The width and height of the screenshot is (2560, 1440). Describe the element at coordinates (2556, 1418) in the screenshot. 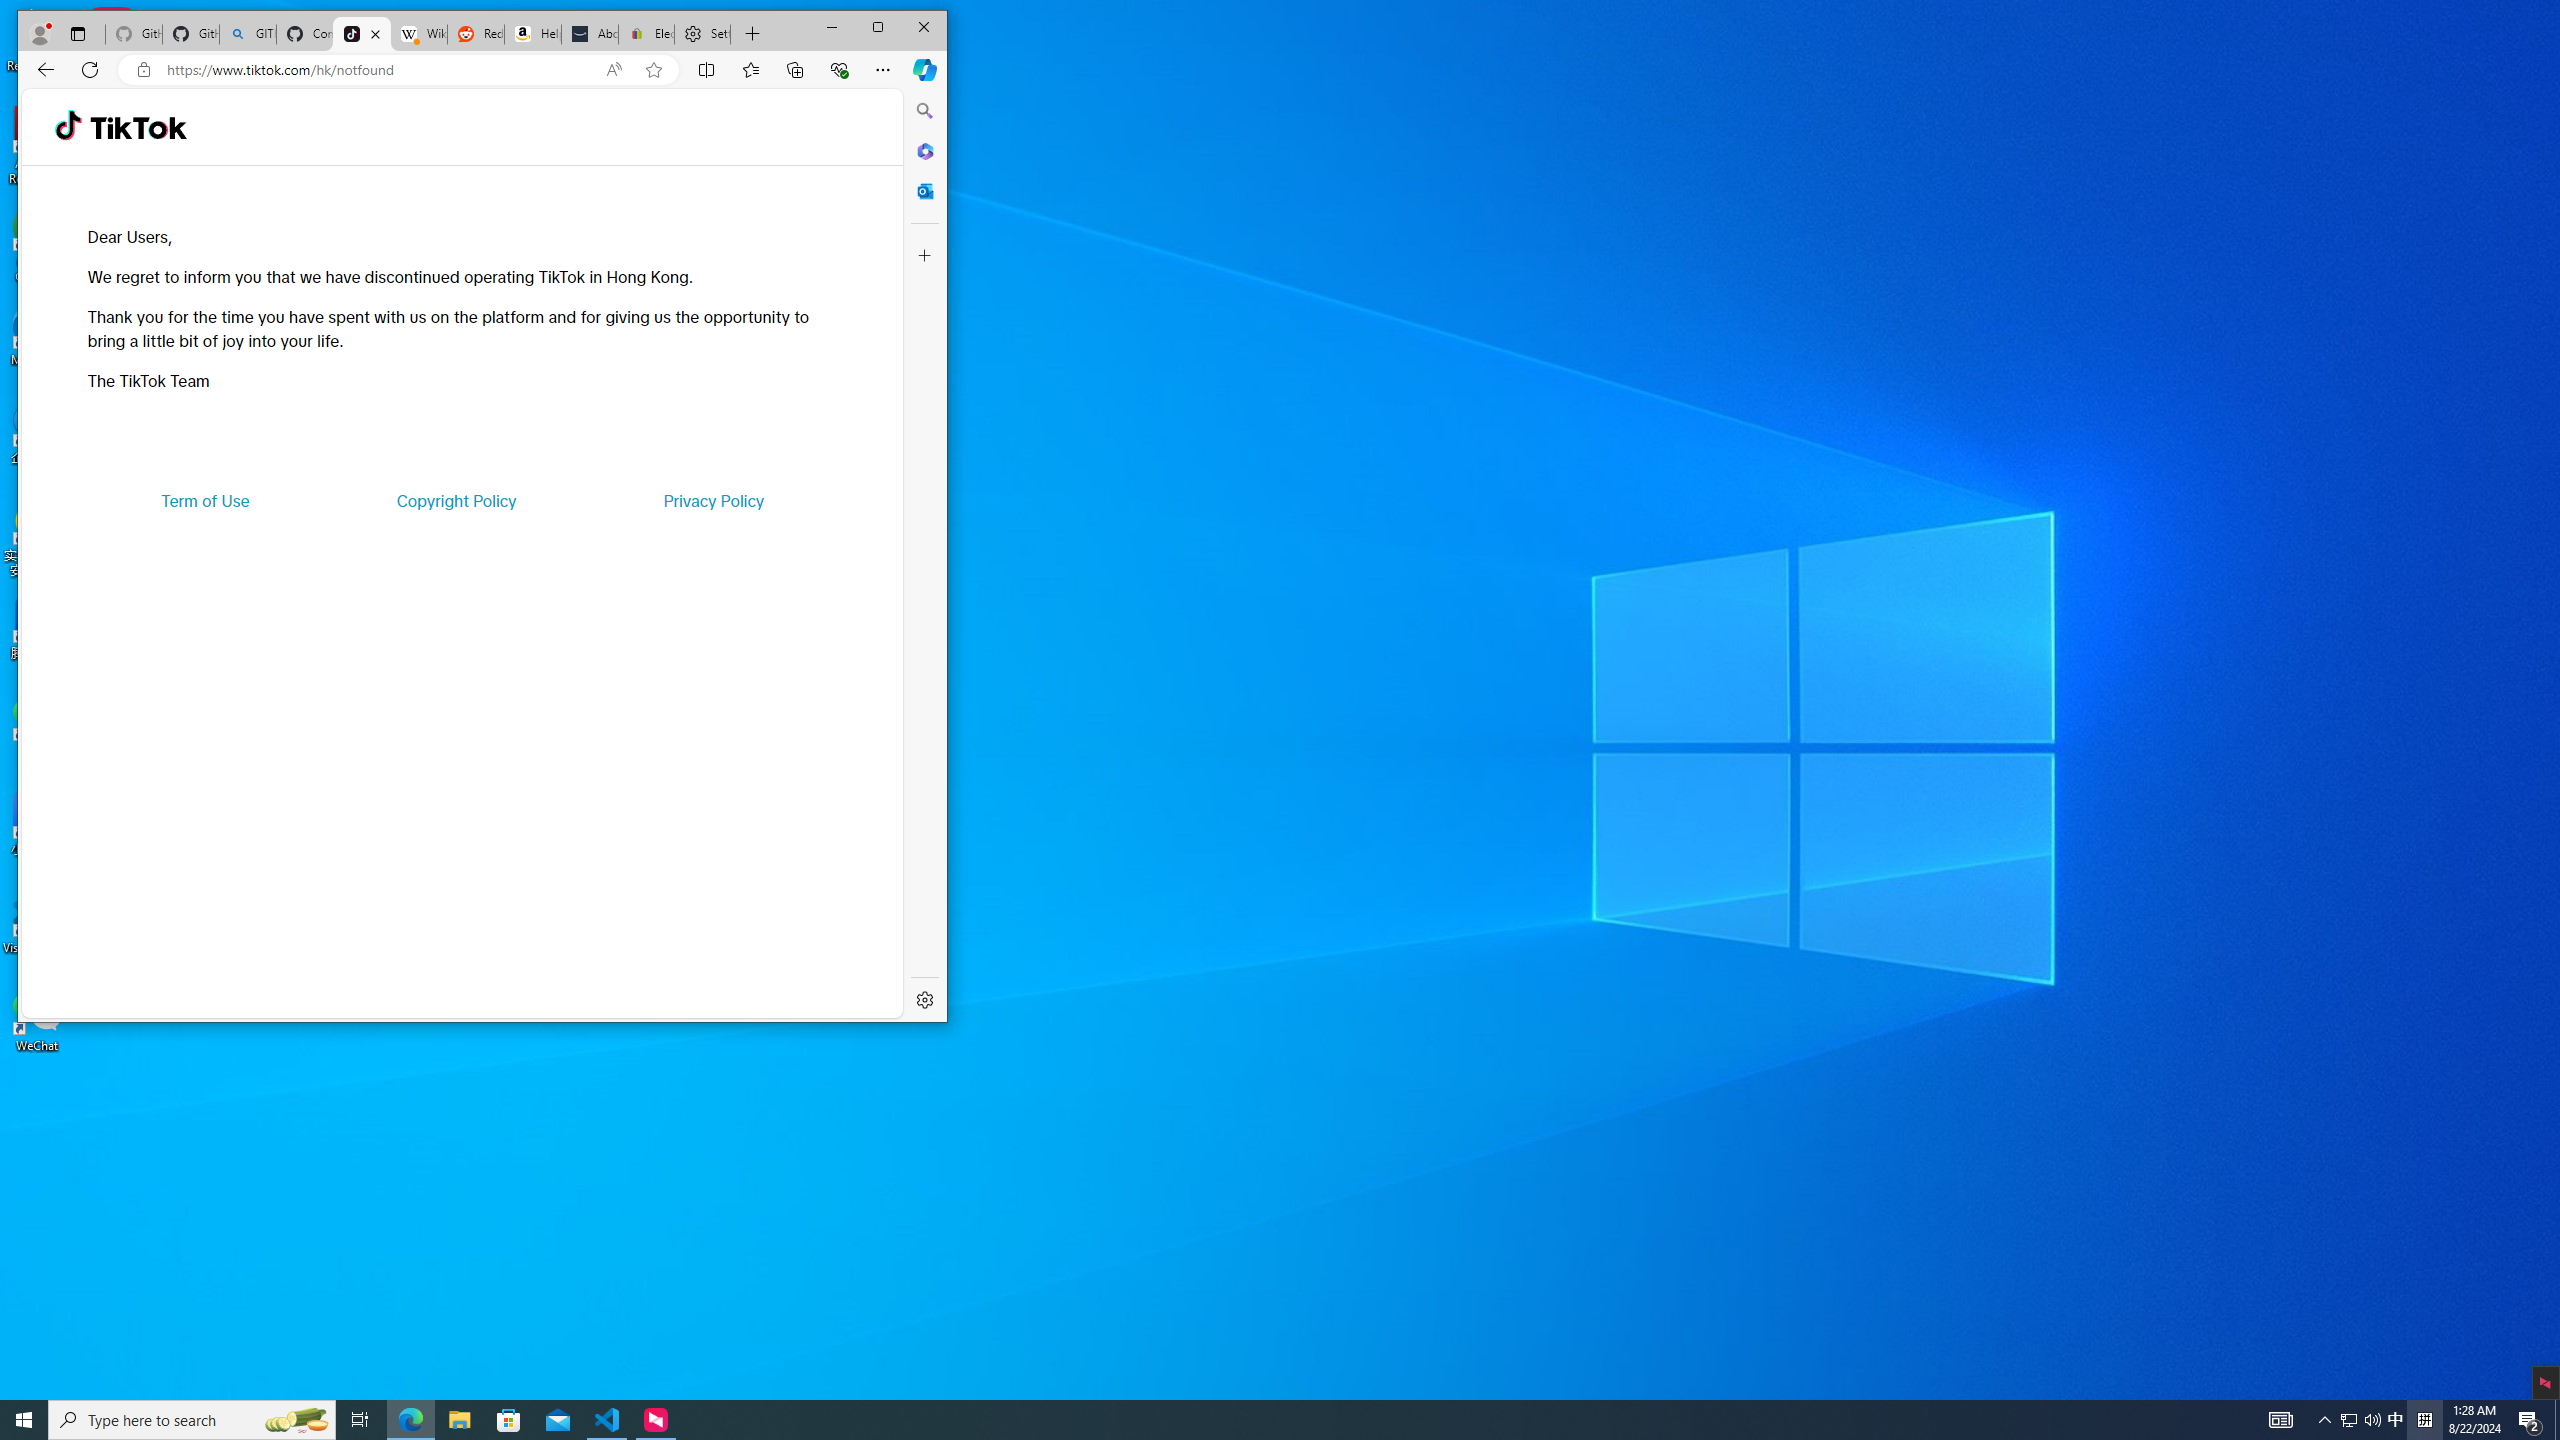

I see `'Show desktop'` at that location.